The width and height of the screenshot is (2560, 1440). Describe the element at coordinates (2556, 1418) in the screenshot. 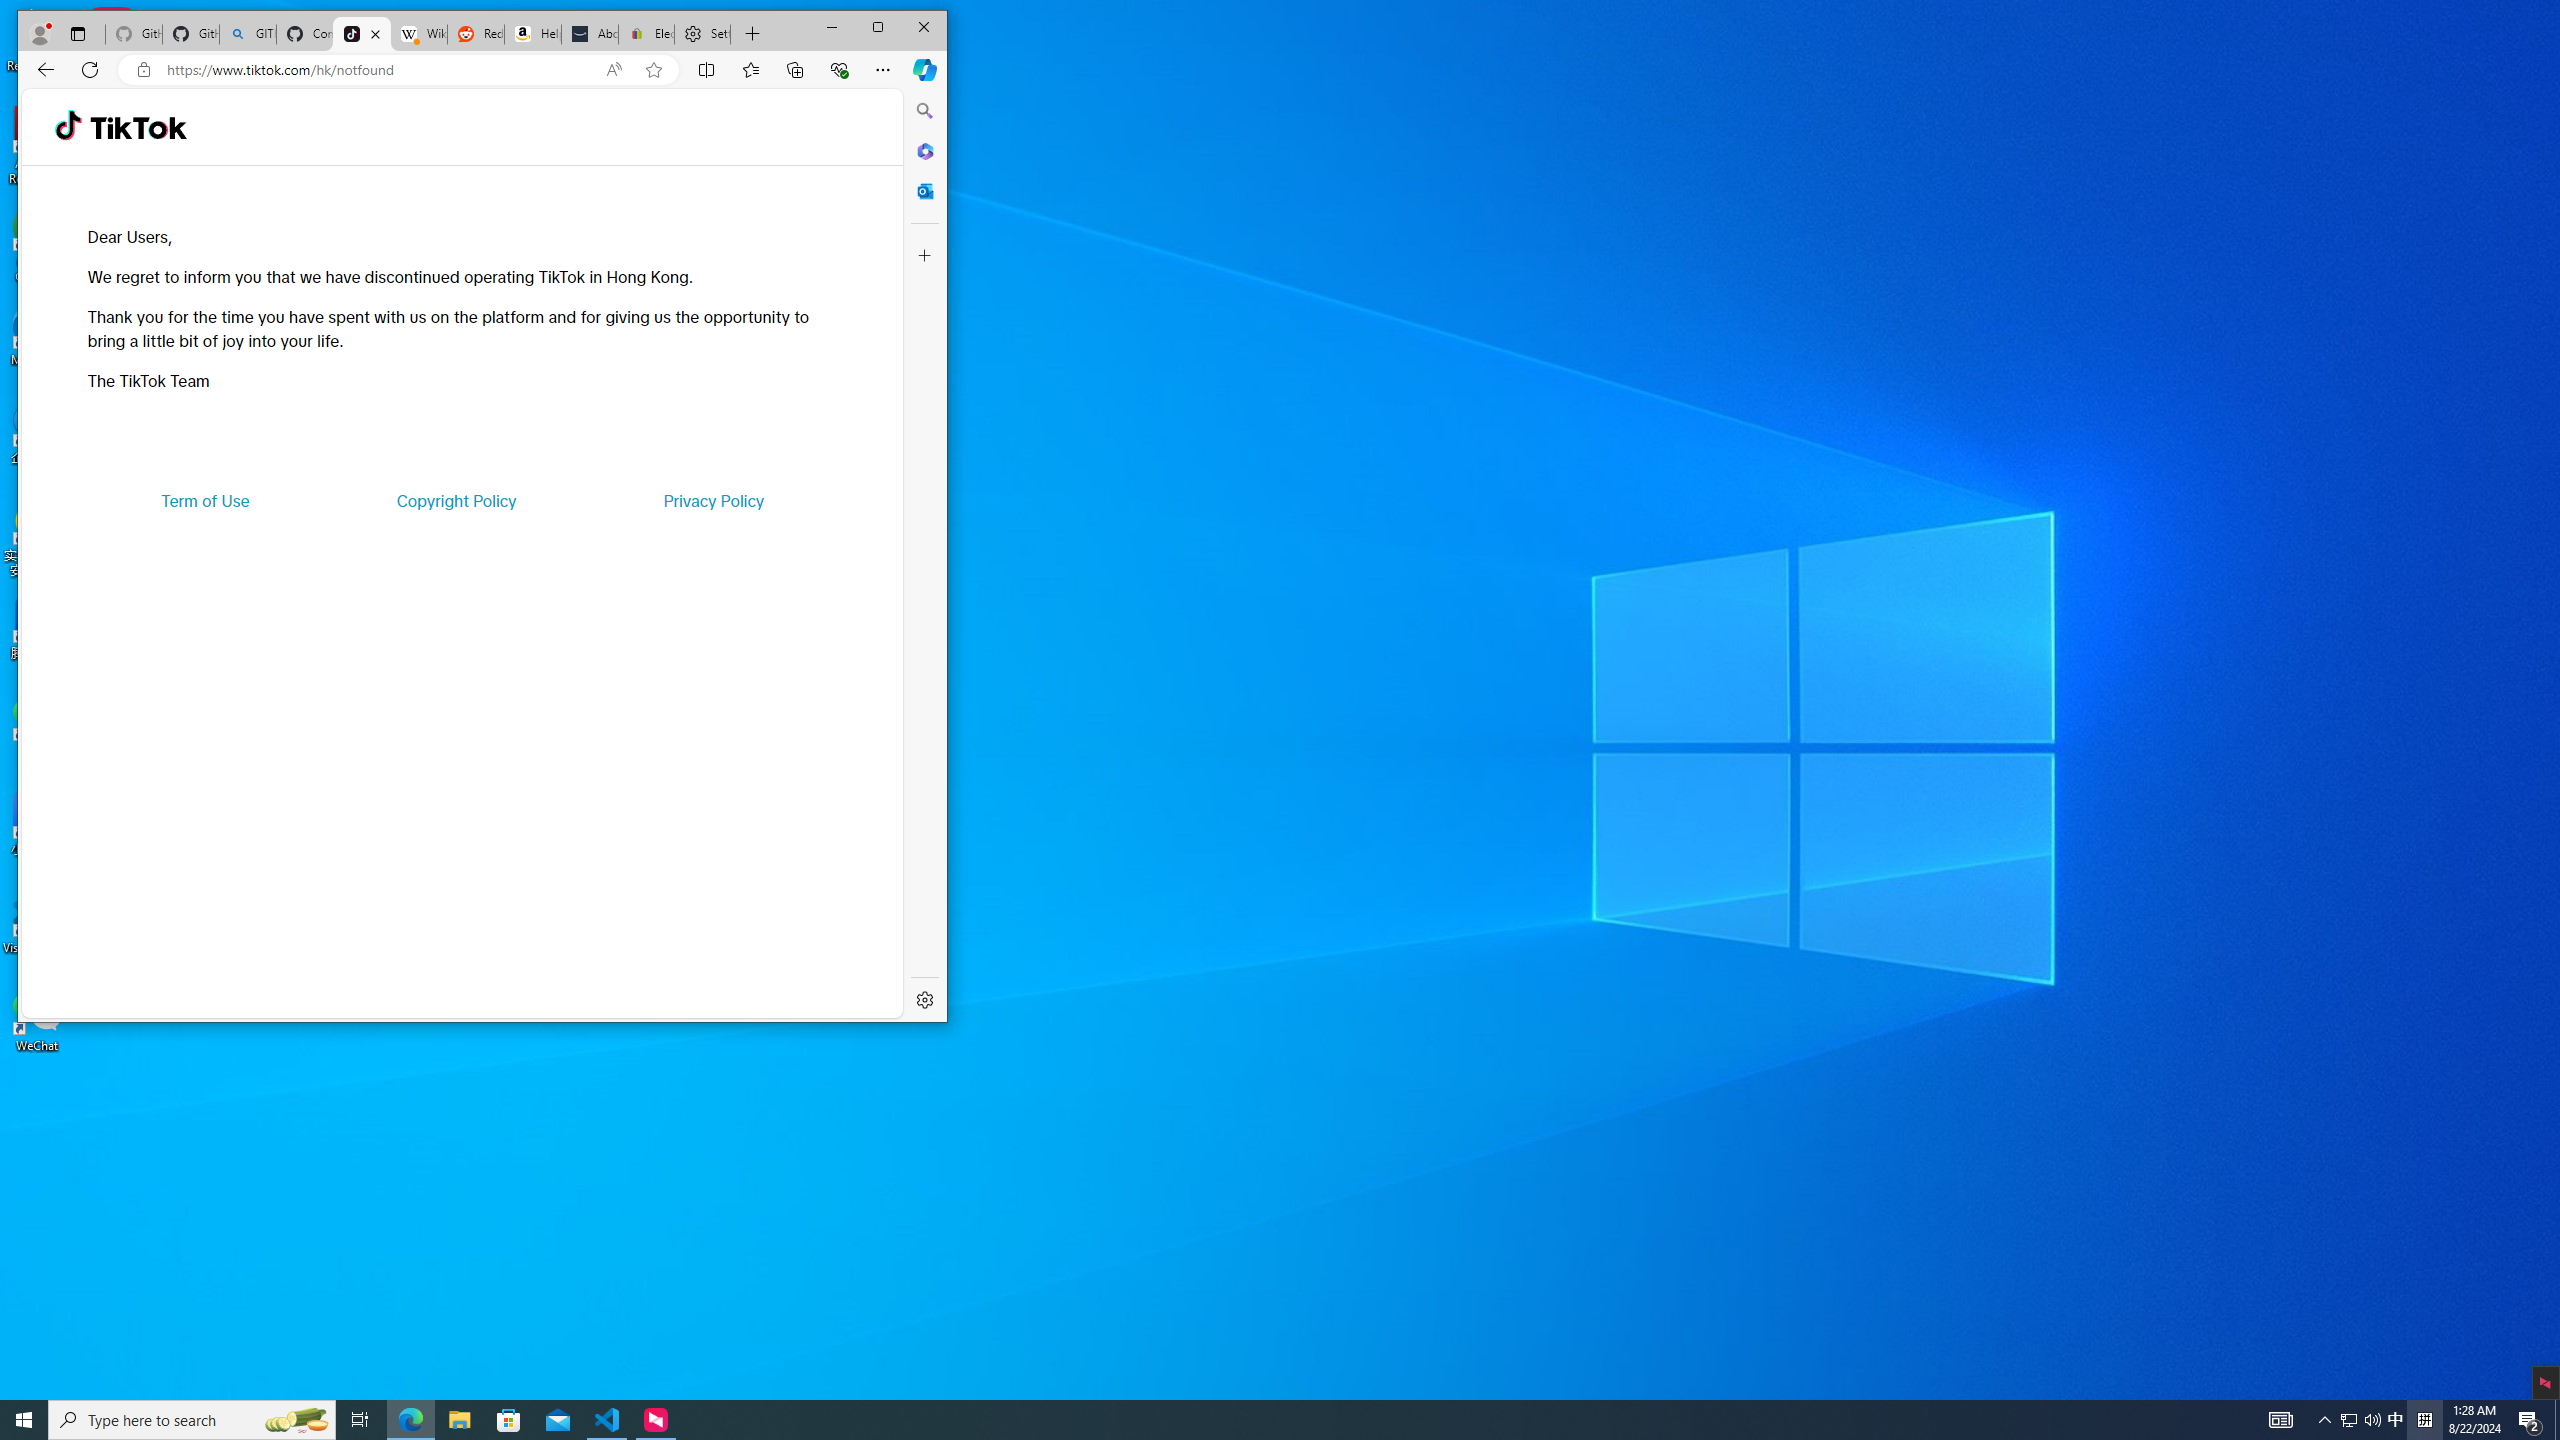

I see `'Show desktop'` at that location.